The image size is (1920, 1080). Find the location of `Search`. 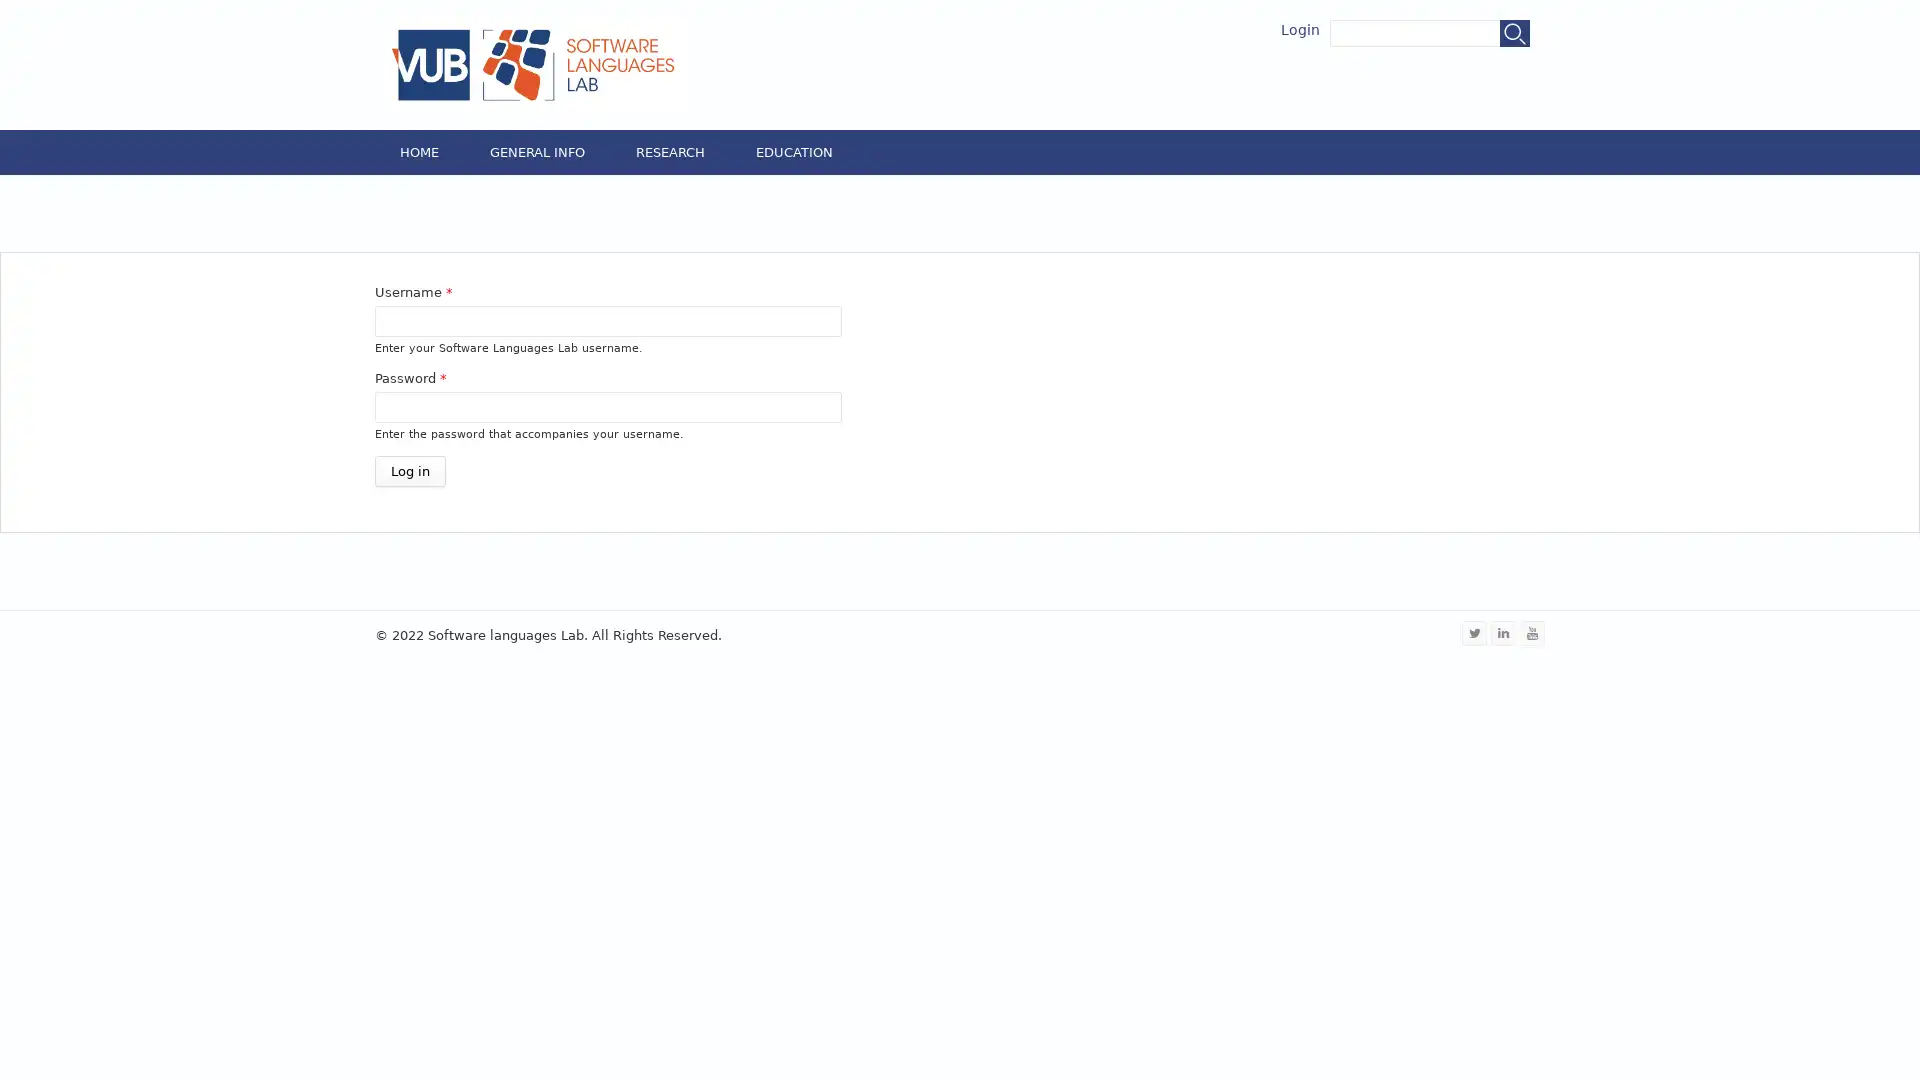

Search is located at coordinates (1515, 33).